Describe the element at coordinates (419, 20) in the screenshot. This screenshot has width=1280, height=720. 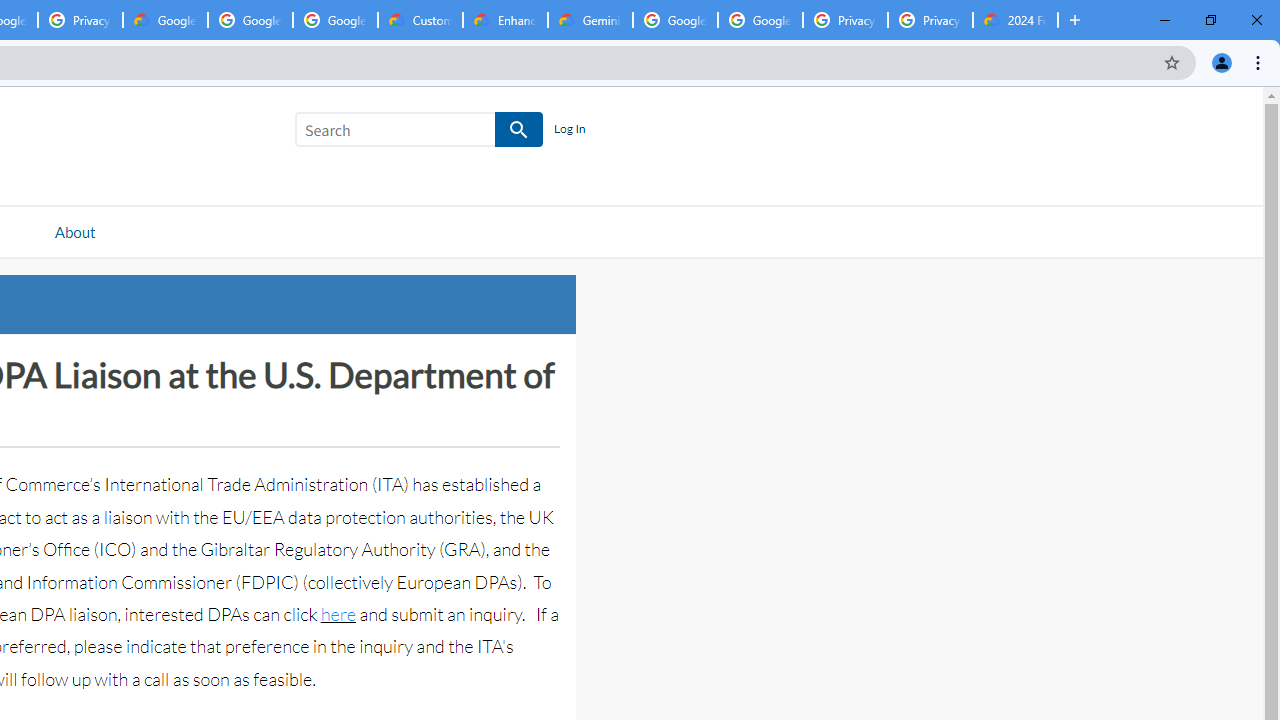
I see `'Customer Care | Google Cloud'` at that location.